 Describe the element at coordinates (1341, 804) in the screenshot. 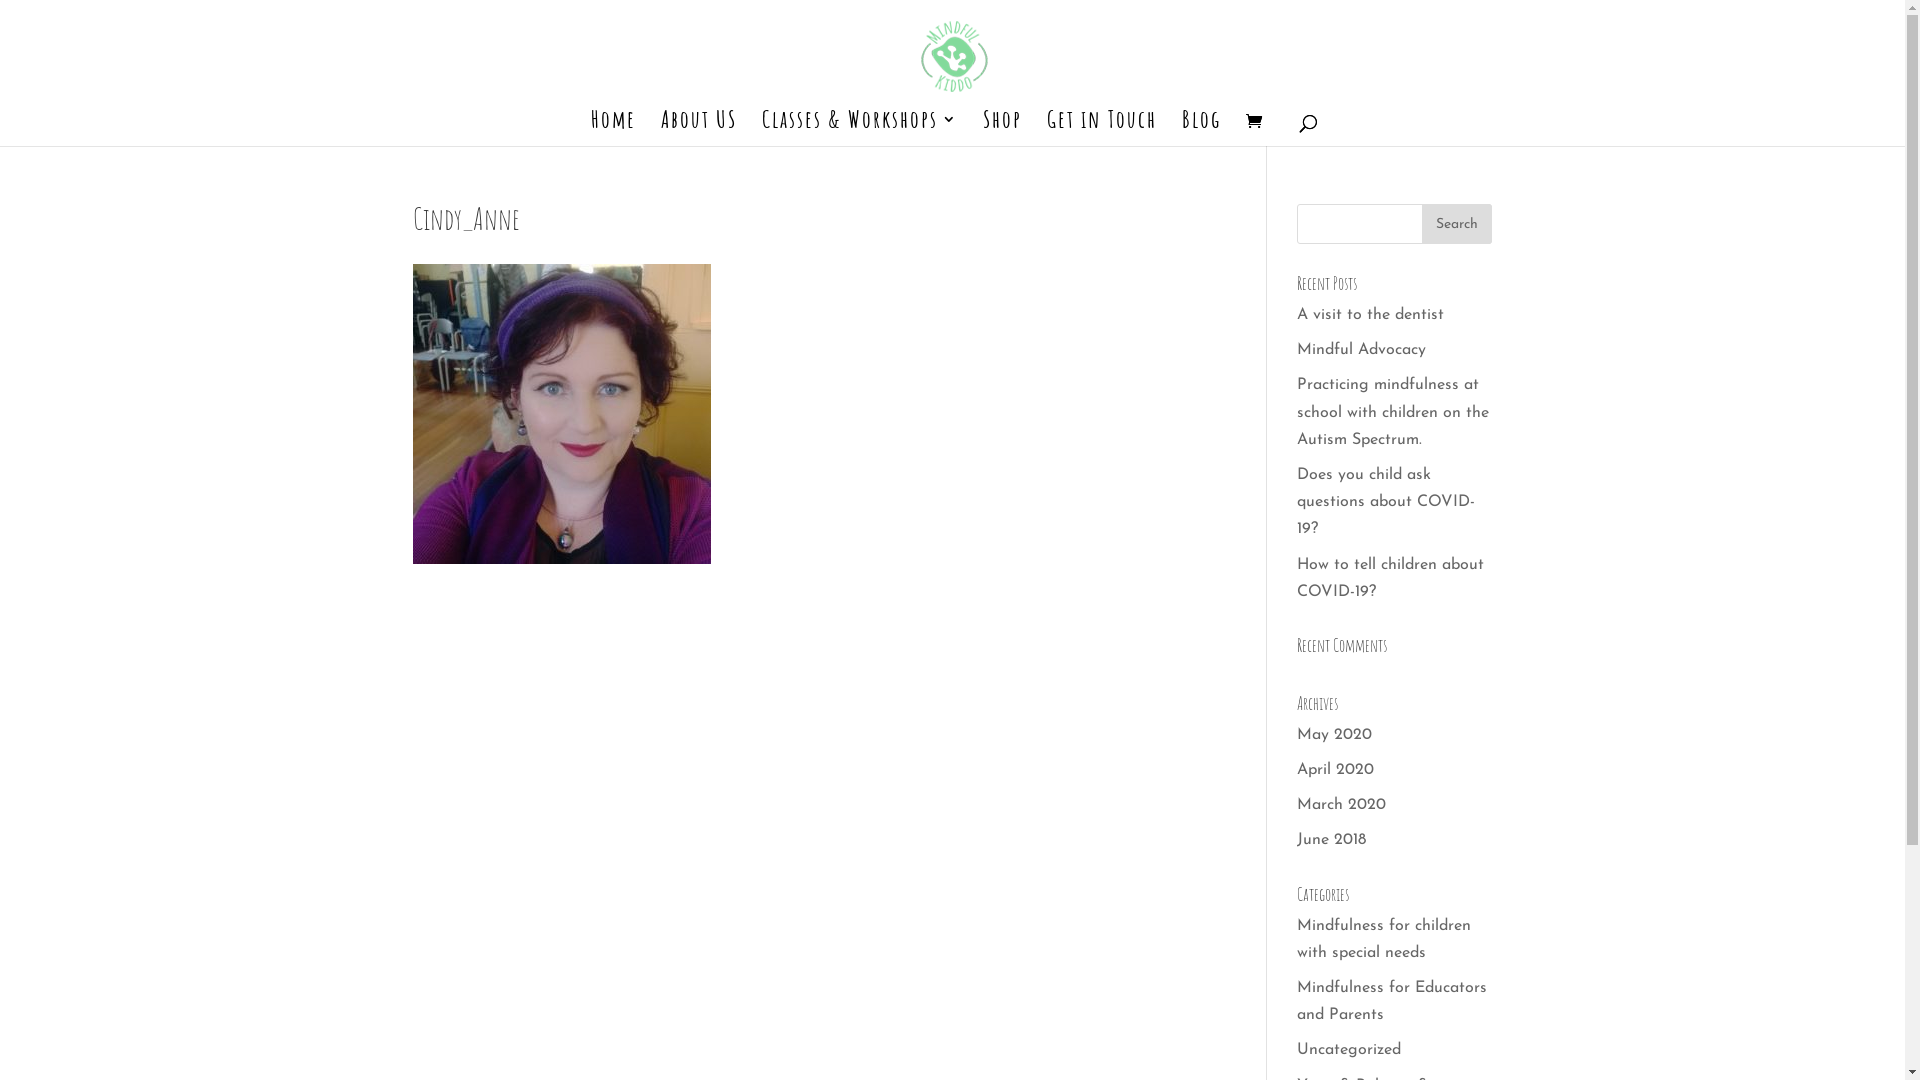

I see `'March 2020'` at that location.